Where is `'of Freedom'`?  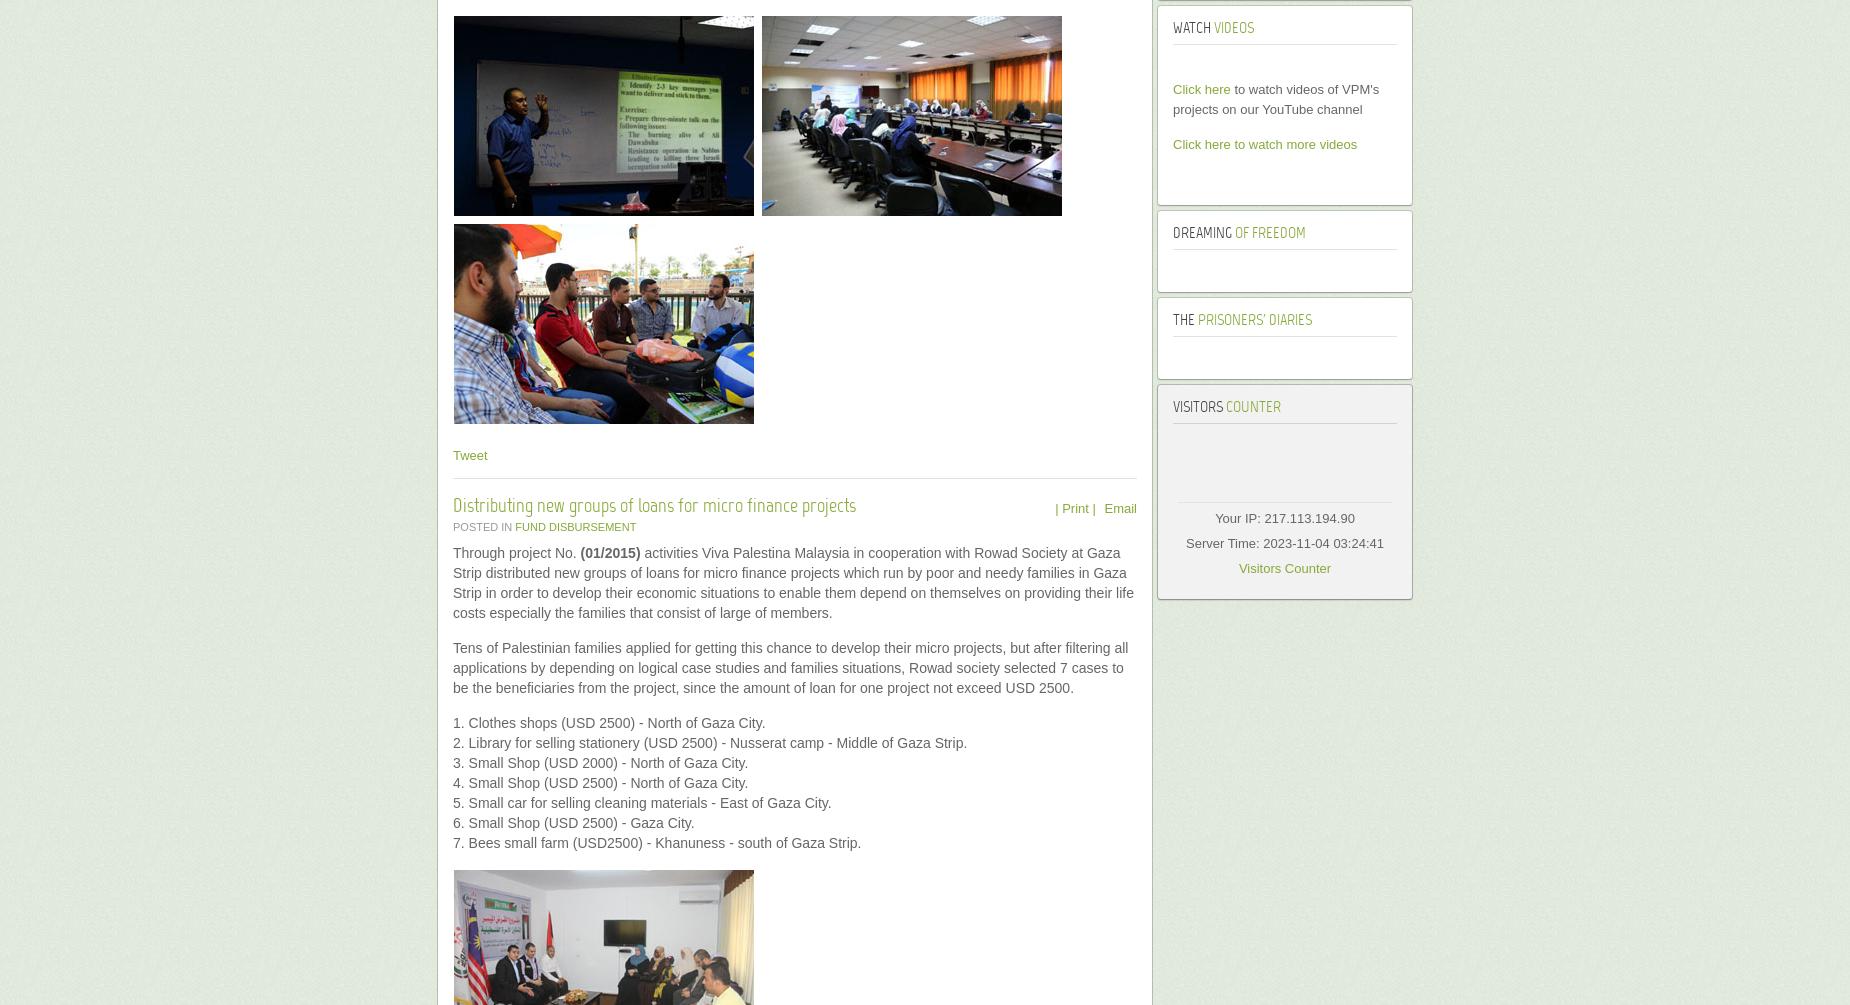 'of Freedom' is located at coordinates (1267, 232).